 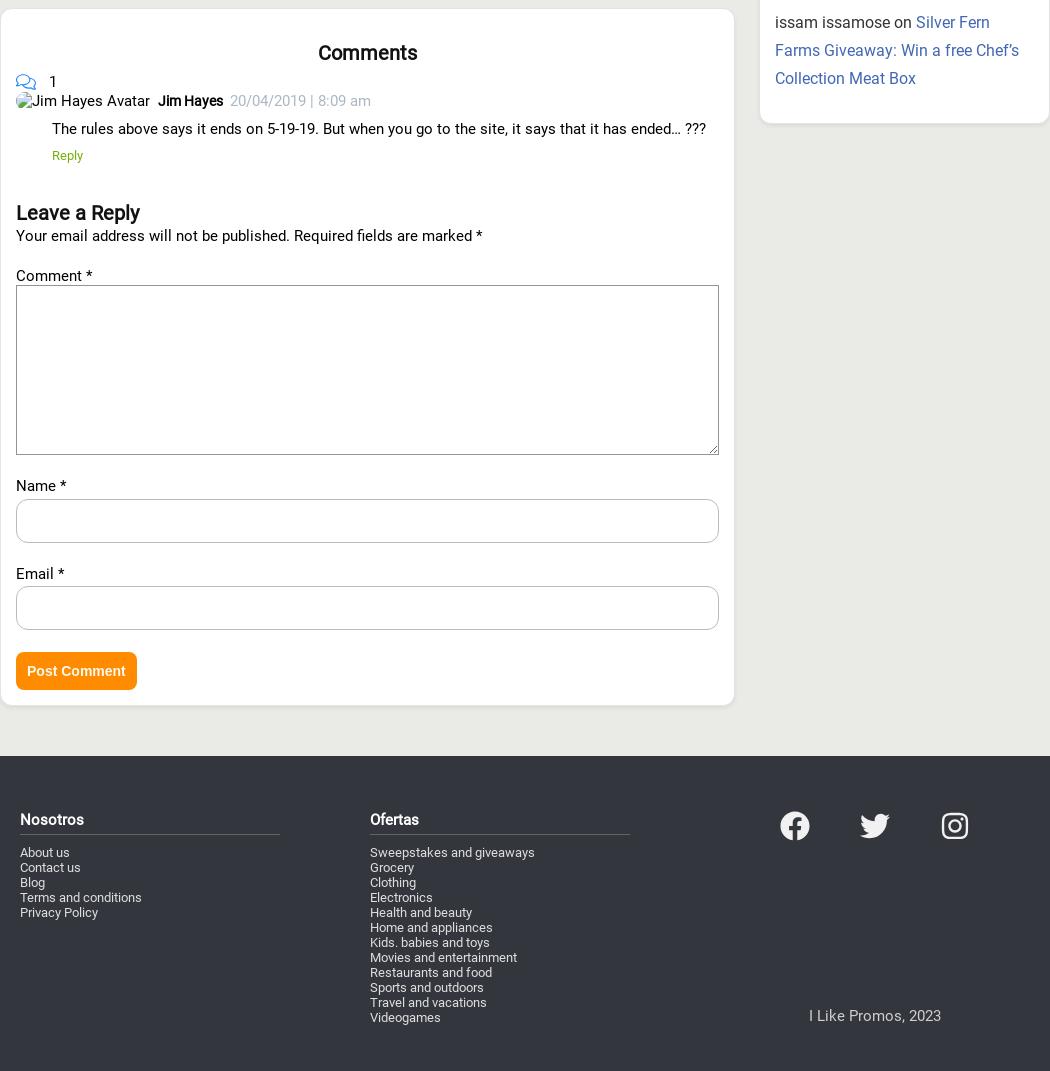 What do you see at coordinates (379, 19) in the screenshot?
I see `'The rules above says it ends on 5-19-19. But when you go to the site, it says that it has ended… ???'` at bounding box center [379, 19].